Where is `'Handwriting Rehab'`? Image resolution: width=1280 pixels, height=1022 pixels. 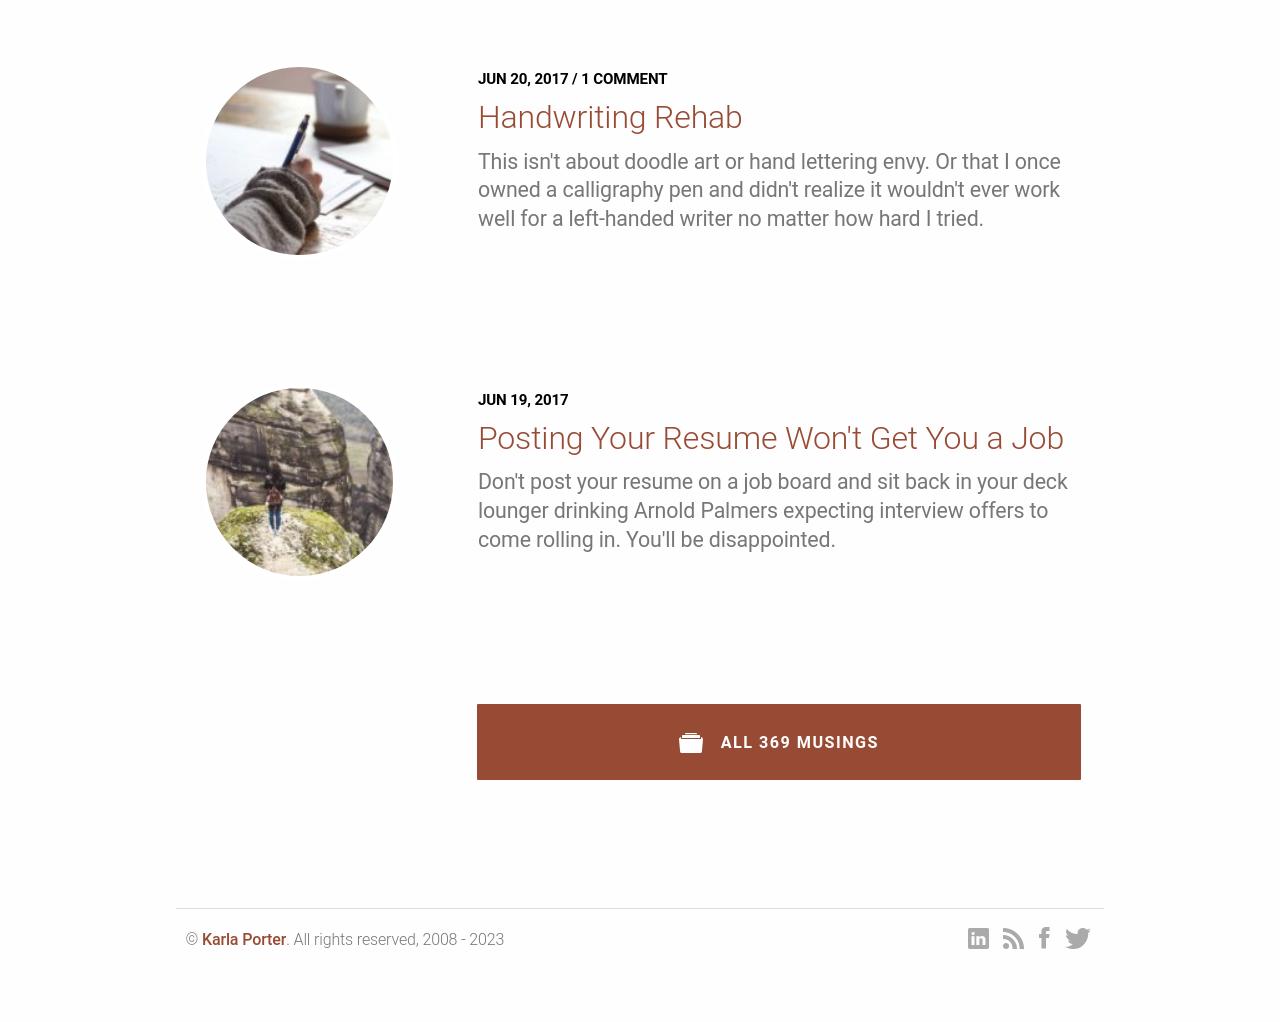 'Handwriting Rehab' is located at coordinates (608, 115).